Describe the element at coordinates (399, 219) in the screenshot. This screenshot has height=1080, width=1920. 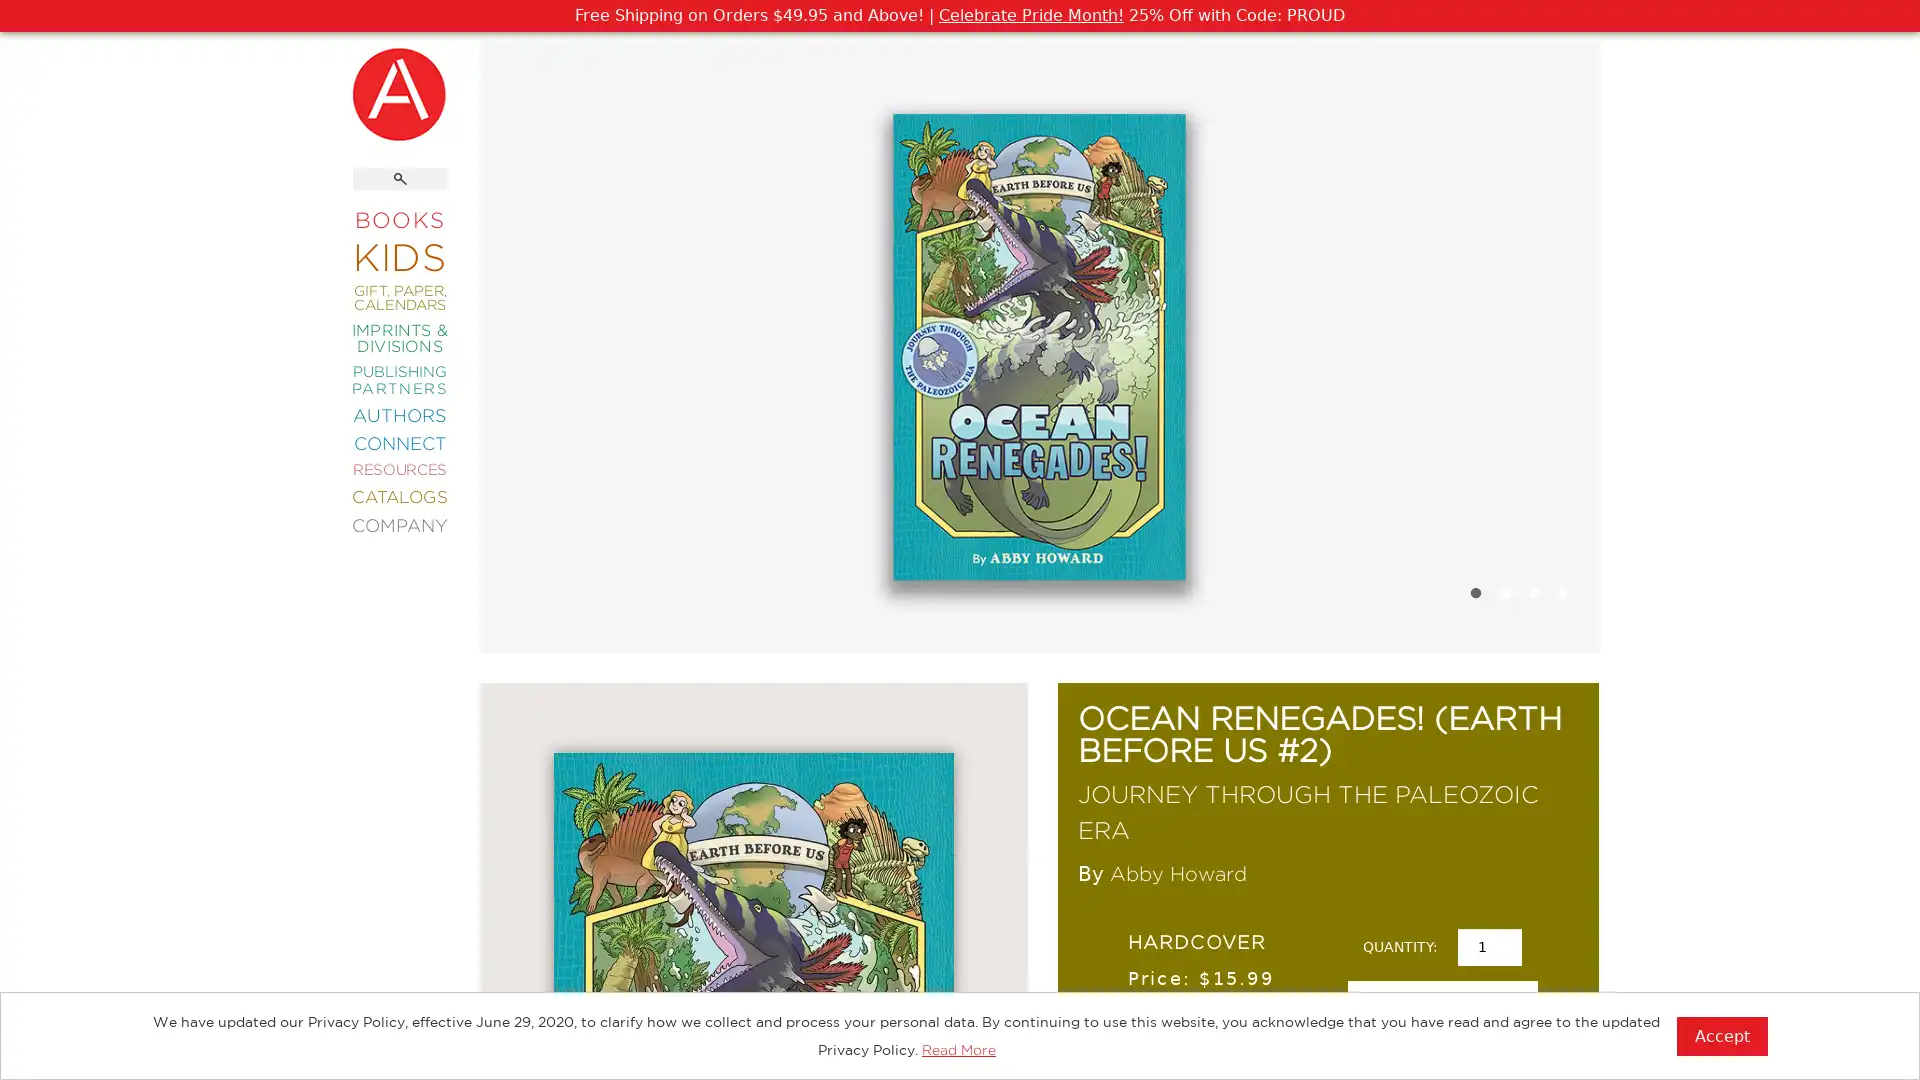
I see `BOOKS` at that location.